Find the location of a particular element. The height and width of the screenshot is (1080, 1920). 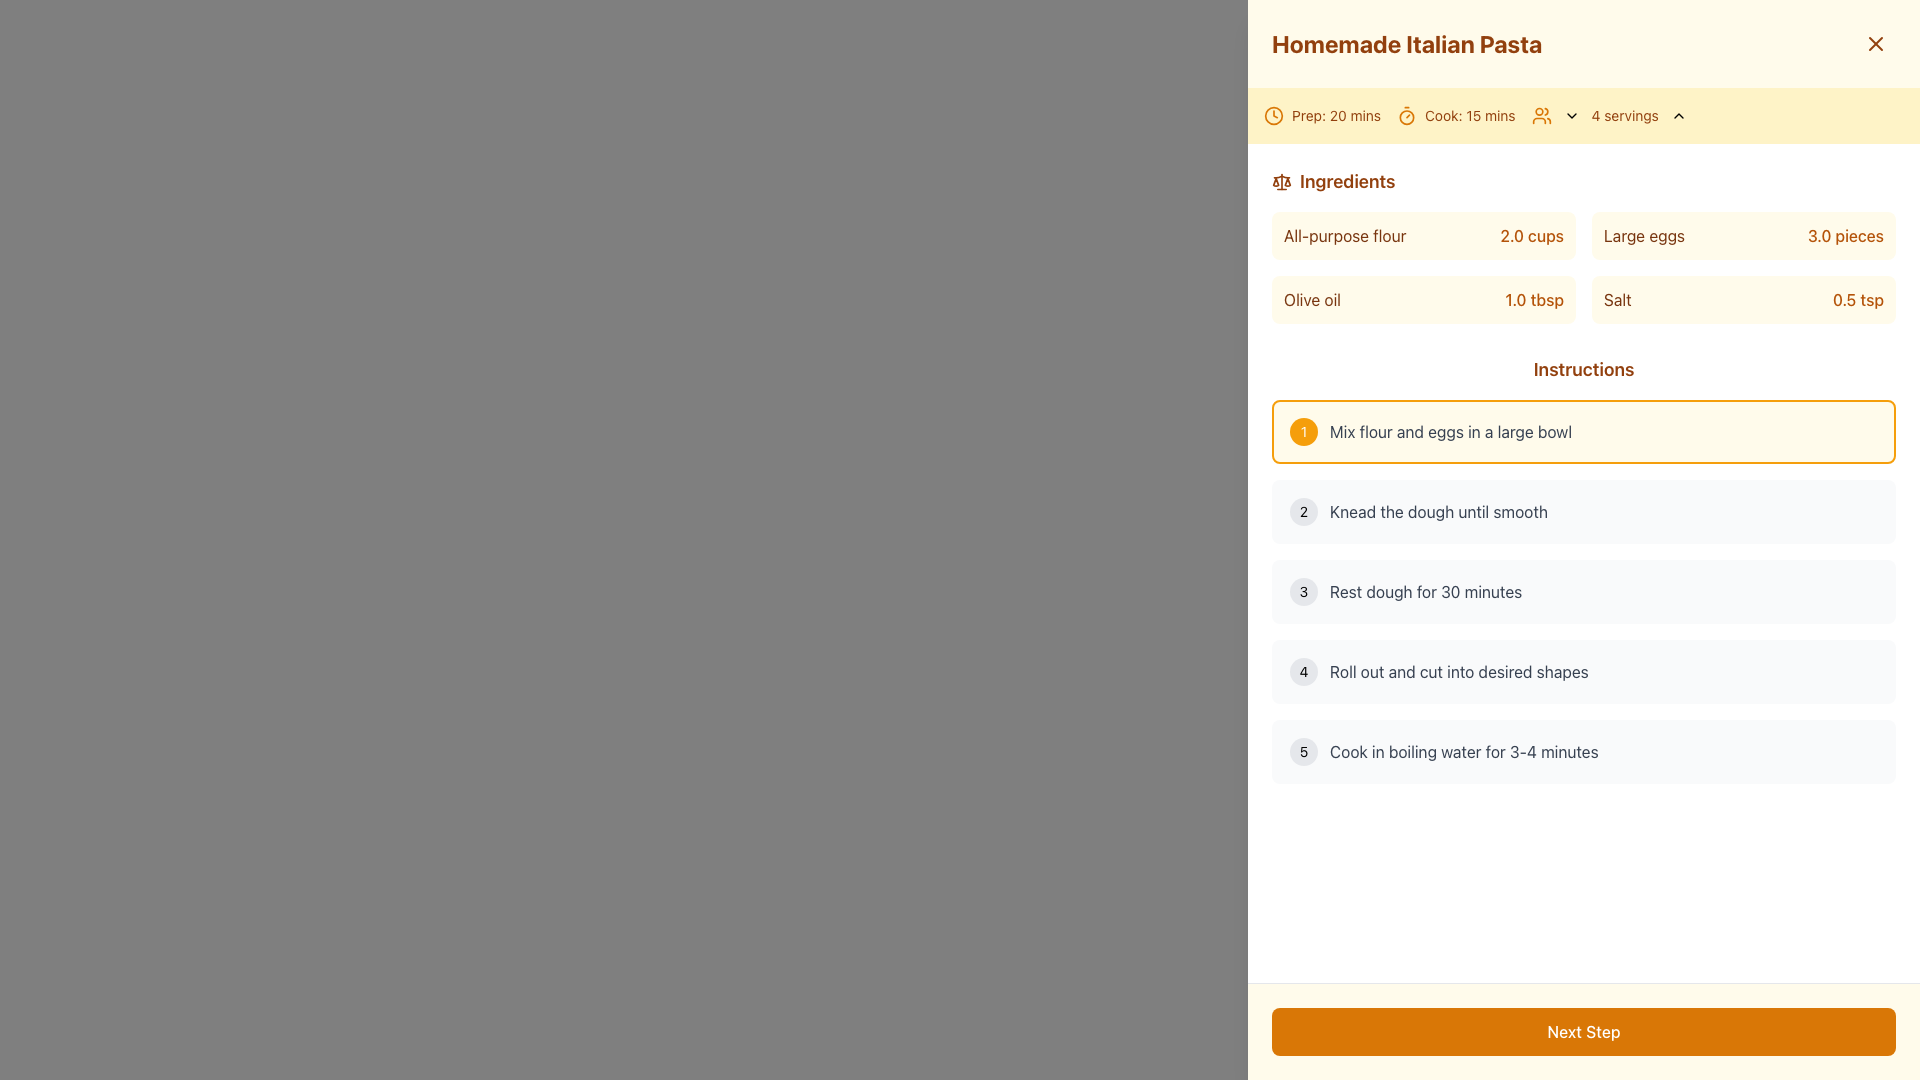

the text label displaying '1.0 tbsp' styled in amber color, located in the 'Ingredients' section, to the right of 'Olive oil' is located at coordinates (1533, 300).